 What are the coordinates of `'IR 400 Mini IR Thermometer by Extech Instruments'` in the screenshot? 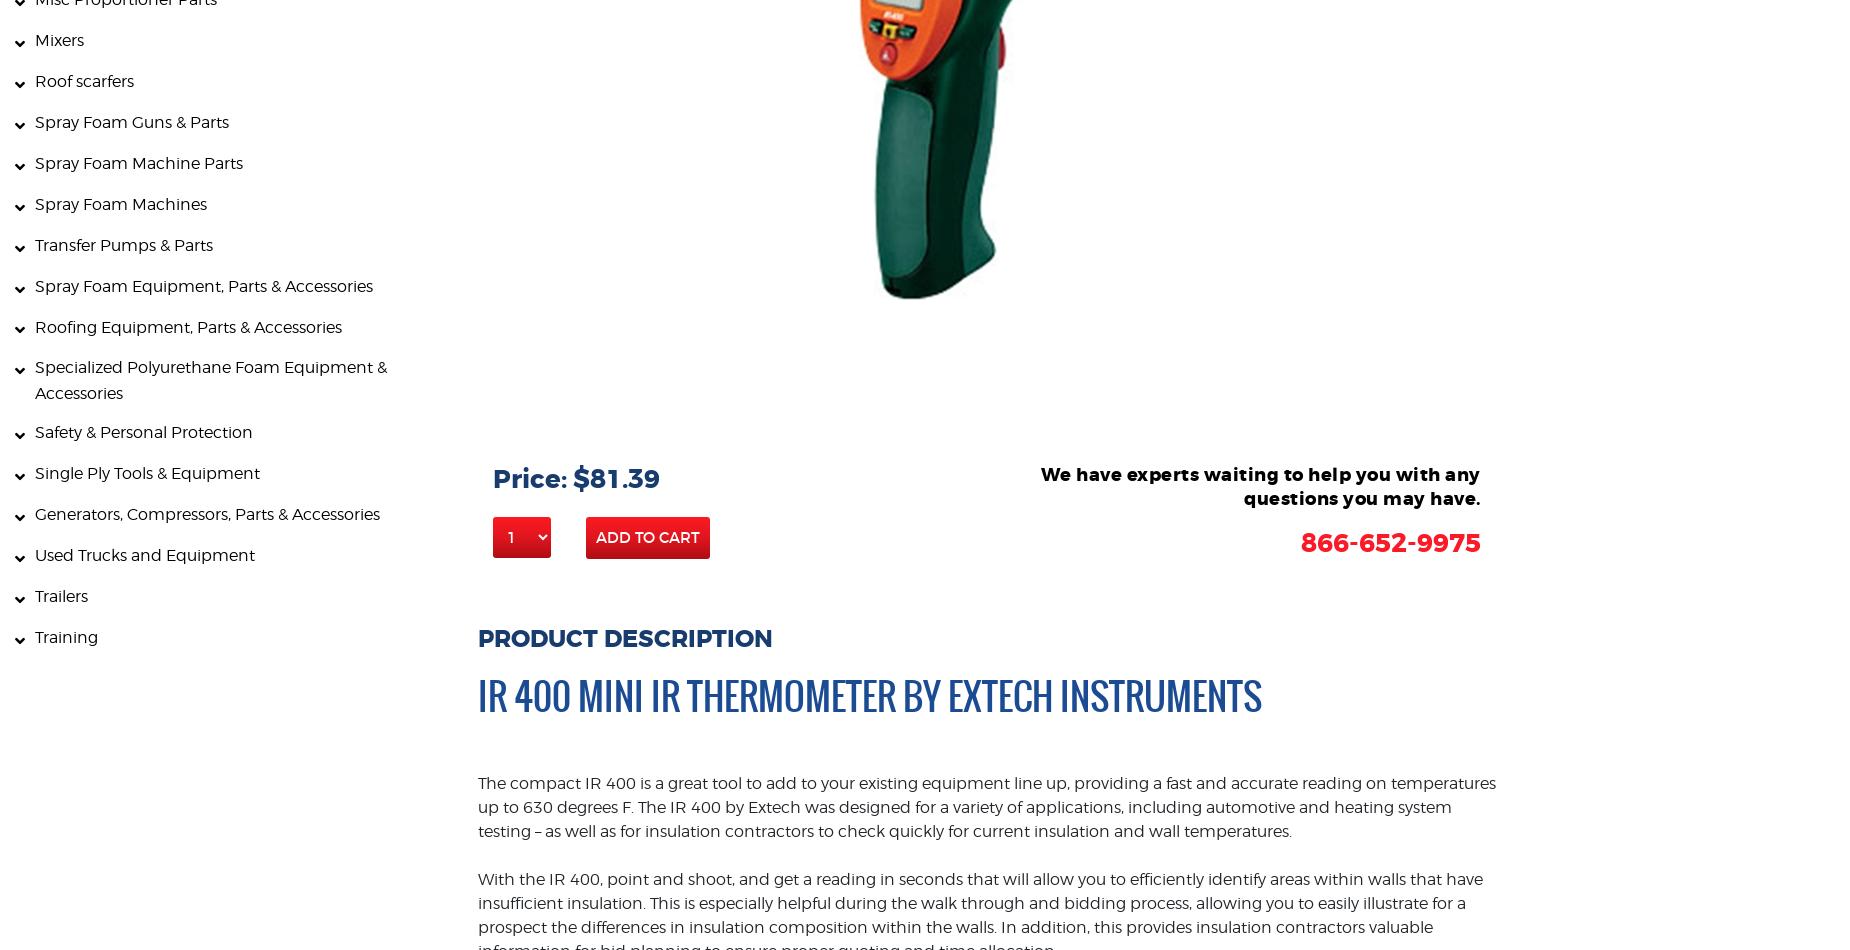 It's located at (868, 695).